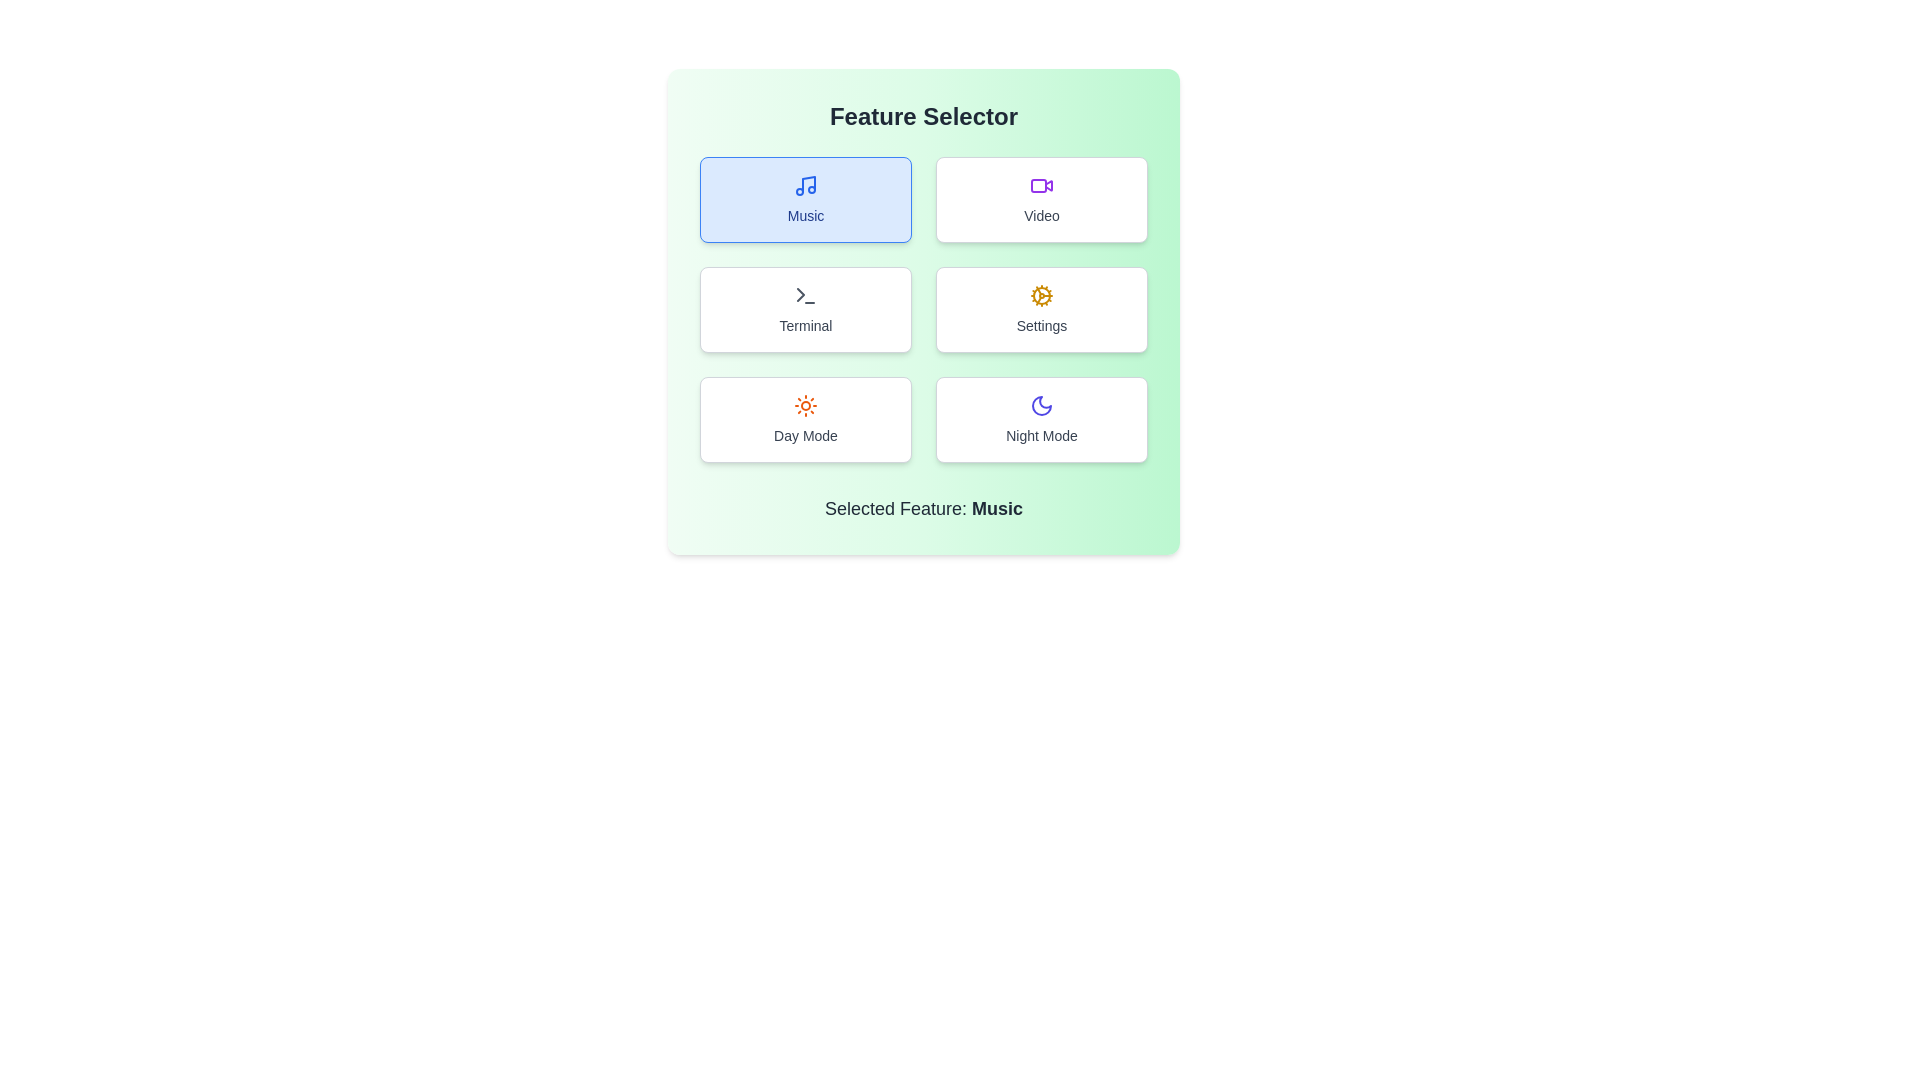 This screenshot has width=1920, height=1080. What do you see at coordinates (806, 185) in the screenshot?
I see `the 'Music' icon located` at bounding box center [806, 185].